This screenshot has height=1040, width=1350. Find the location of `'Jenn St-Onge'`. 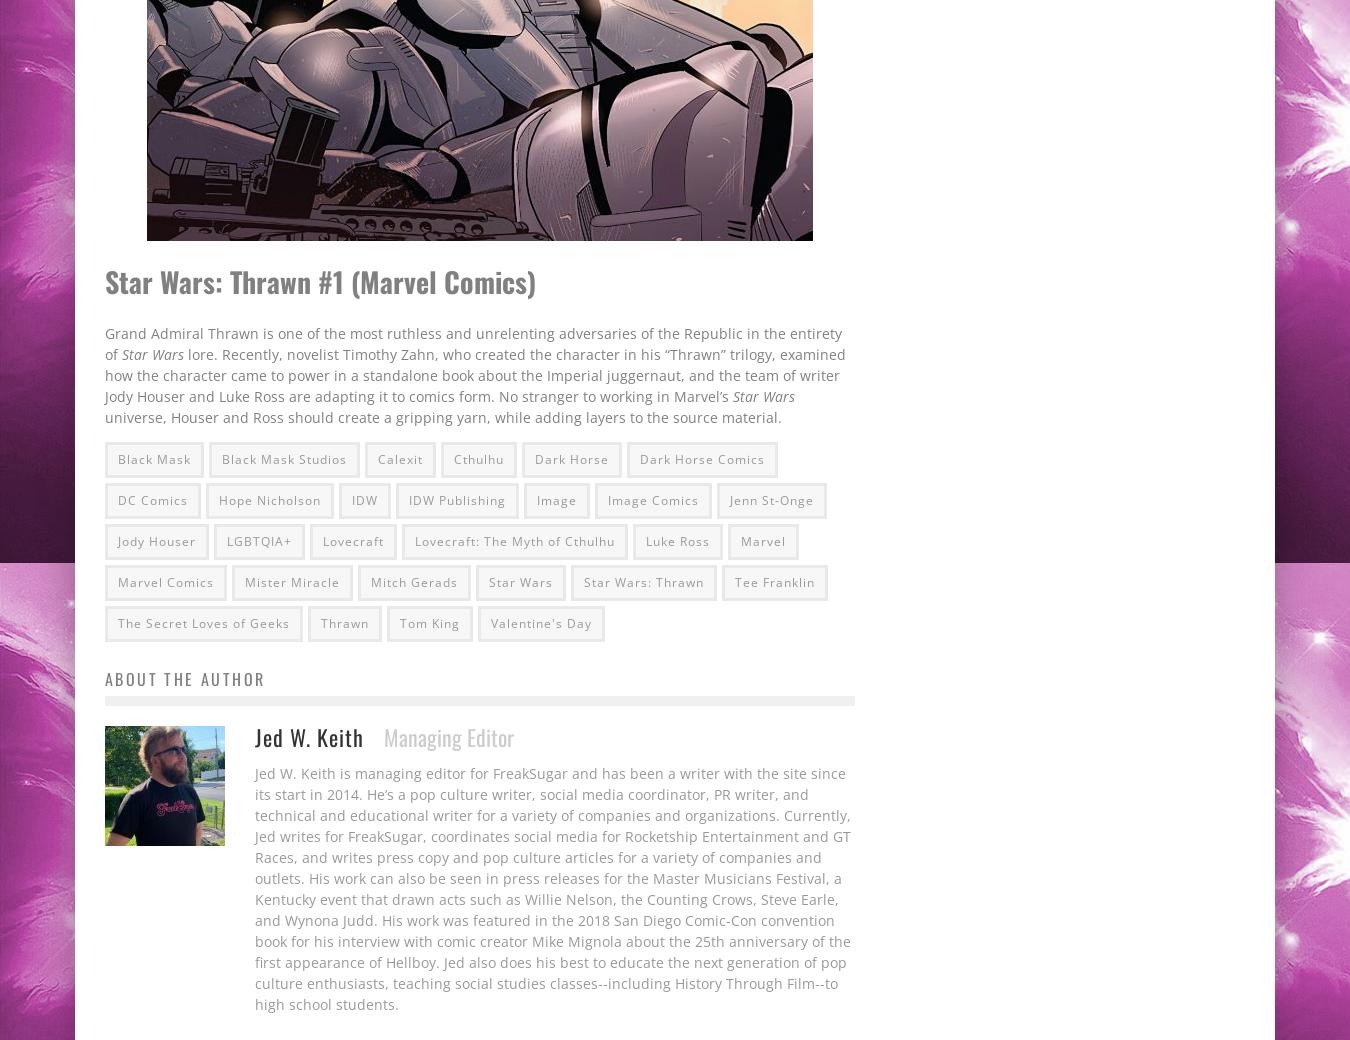

'Jenn St-Onge' is located at coordinates (771, 499).